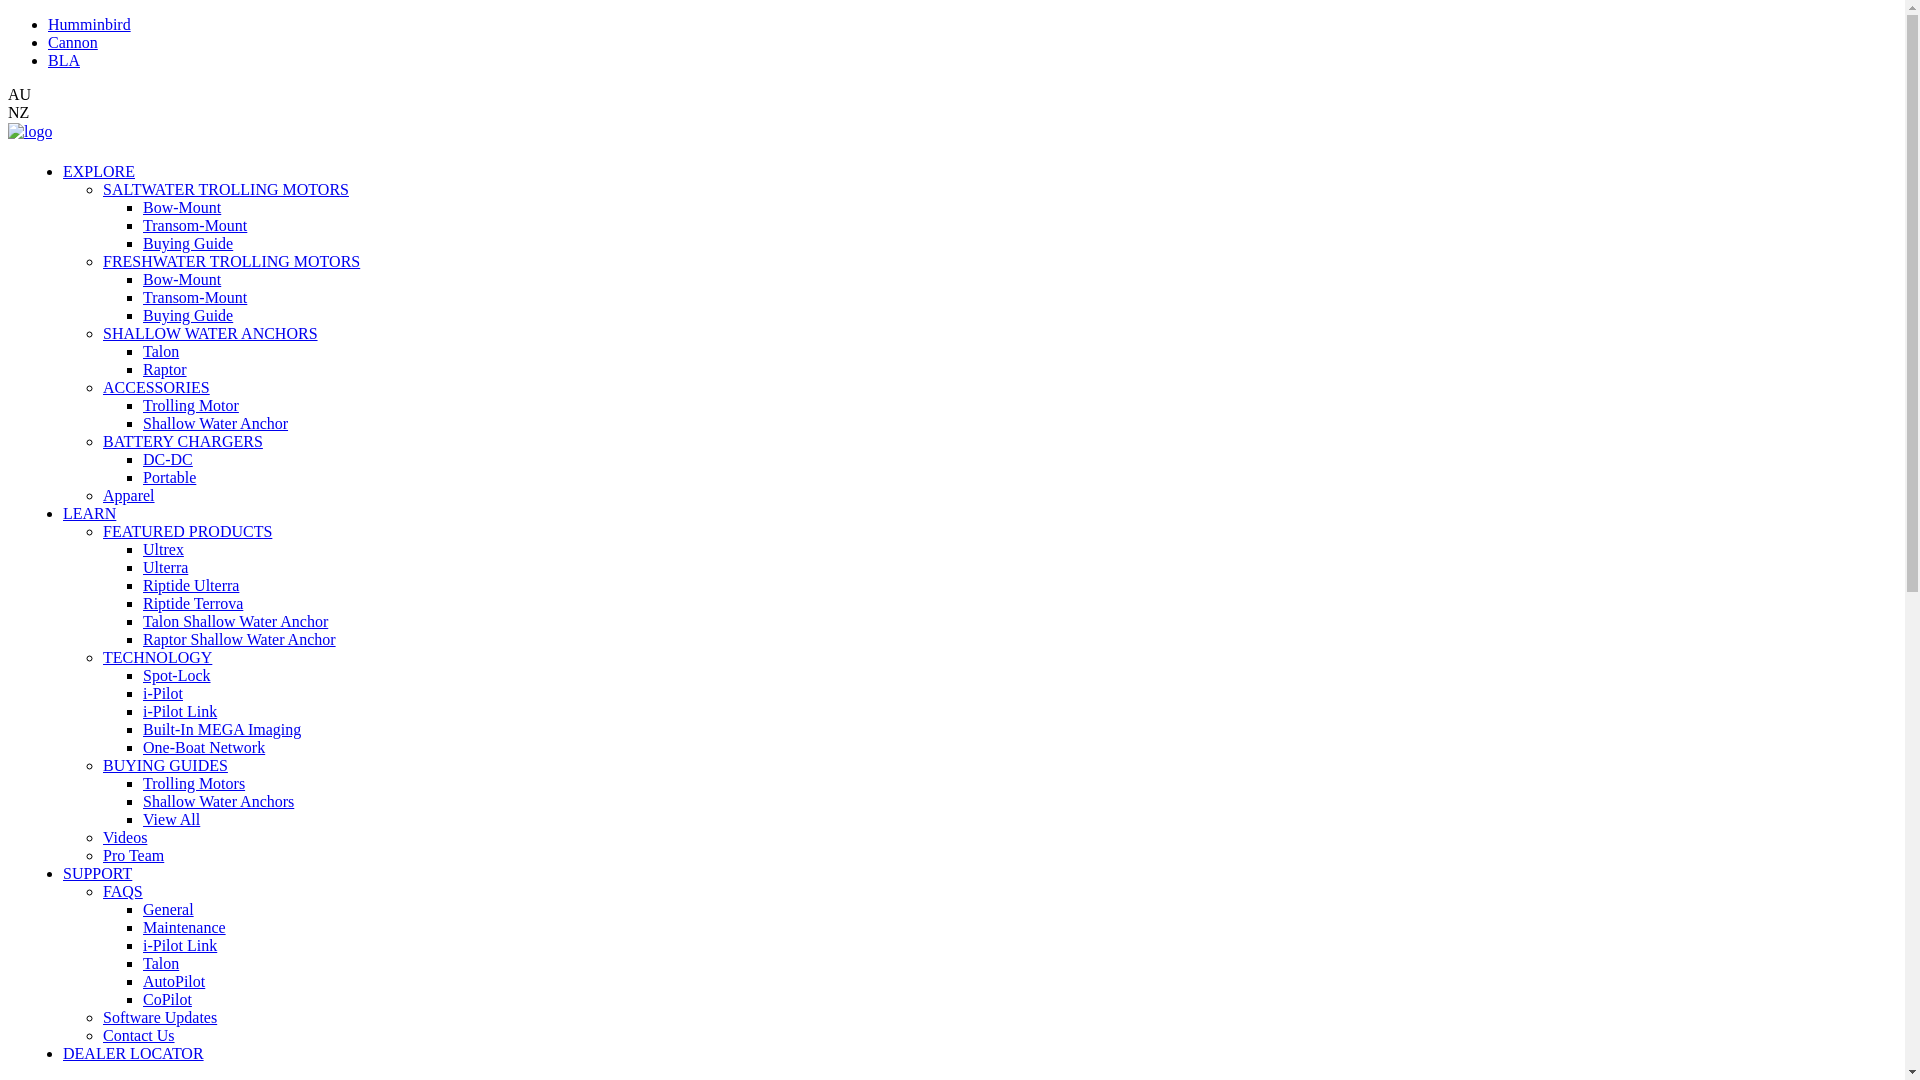  I want to click on 'BLA', so click(63, 59).